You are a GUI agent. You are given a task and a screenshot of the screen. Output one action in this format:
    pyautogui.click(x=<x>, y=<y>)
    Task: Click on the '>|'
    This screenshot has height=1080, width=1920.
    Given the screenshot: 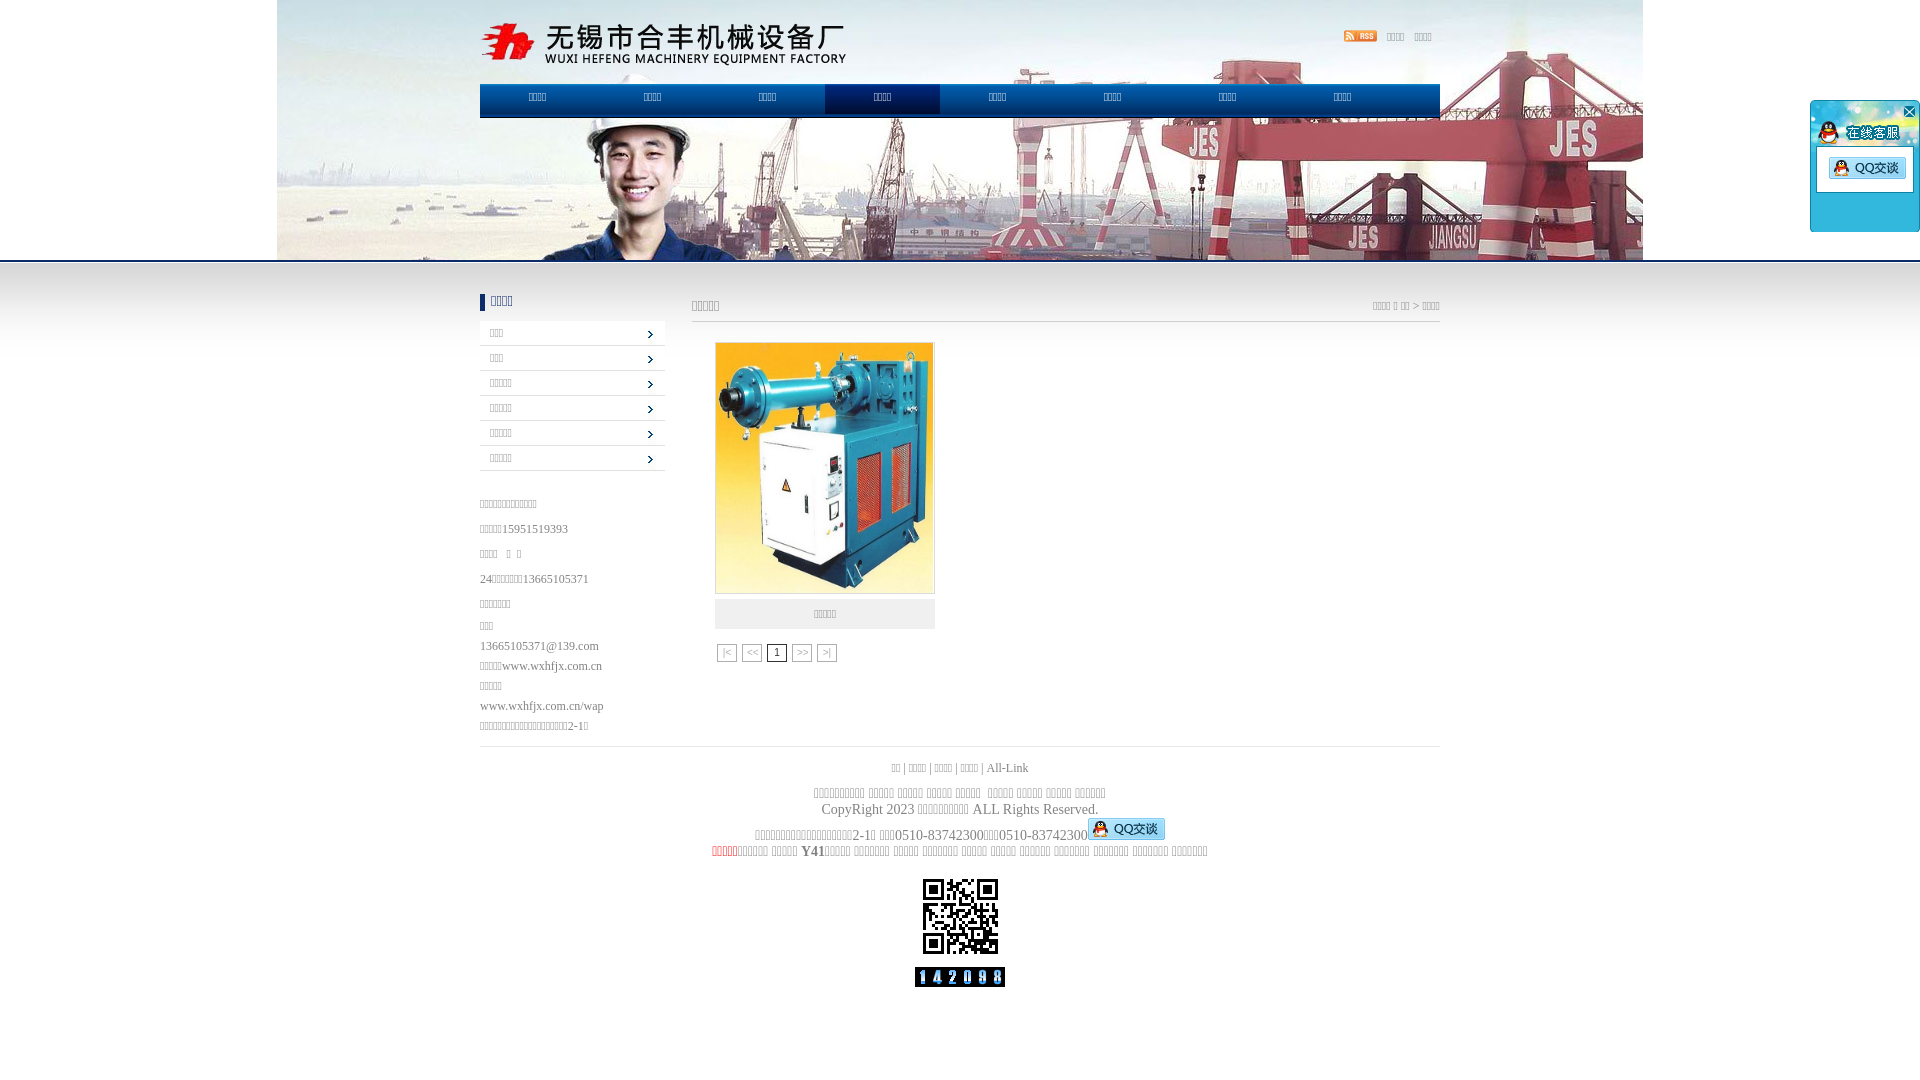 What is the action you would take?
    pyautogui.click(x=826, y=652)
    